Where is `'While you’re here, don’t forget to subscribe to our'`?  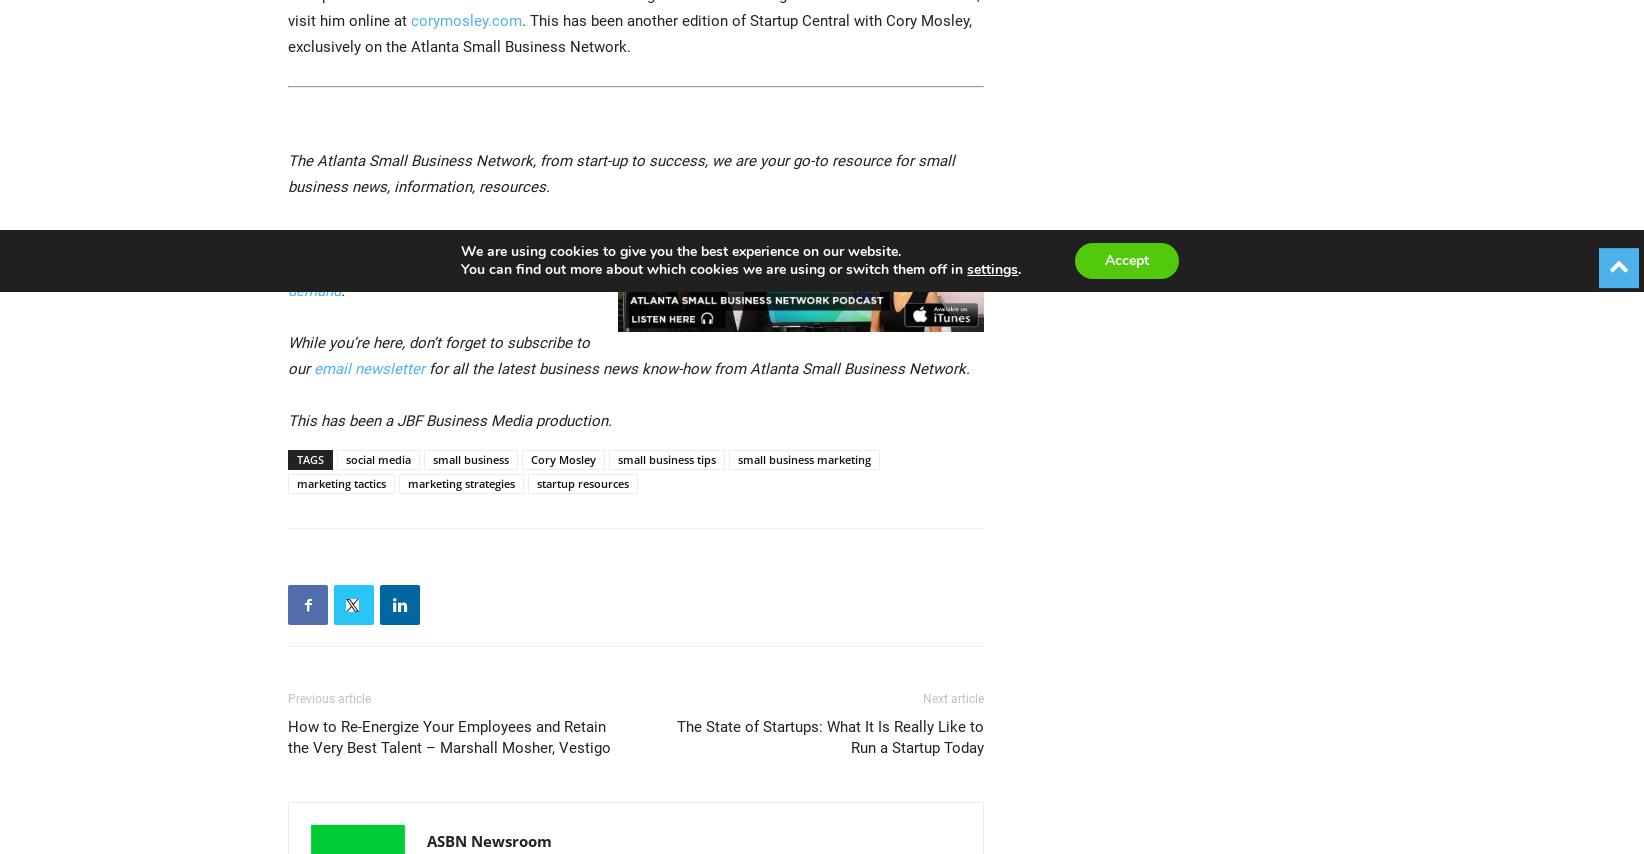
'While you’re here, don’t forget to subscribe to our' is located at coordinates (438, 356).